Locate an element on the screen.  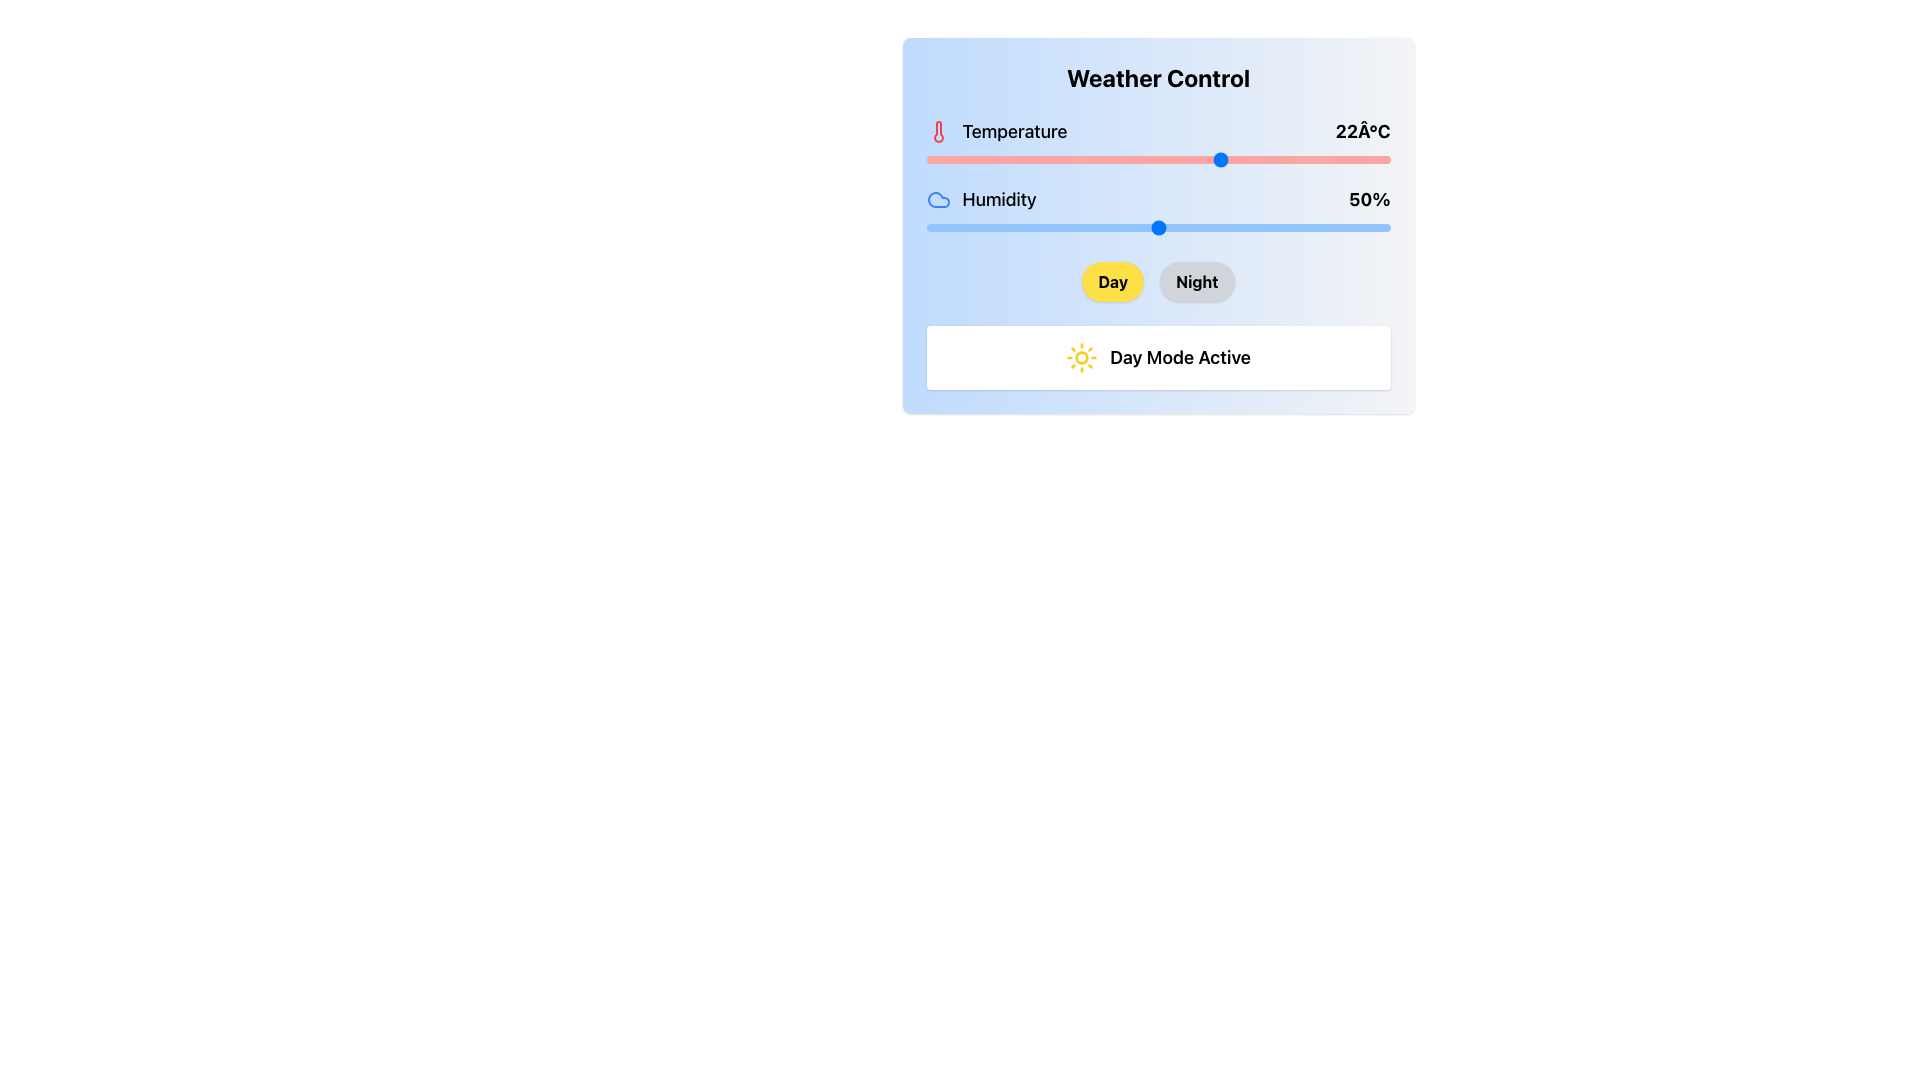
the humidity slider is located at coordinates (939, 226).